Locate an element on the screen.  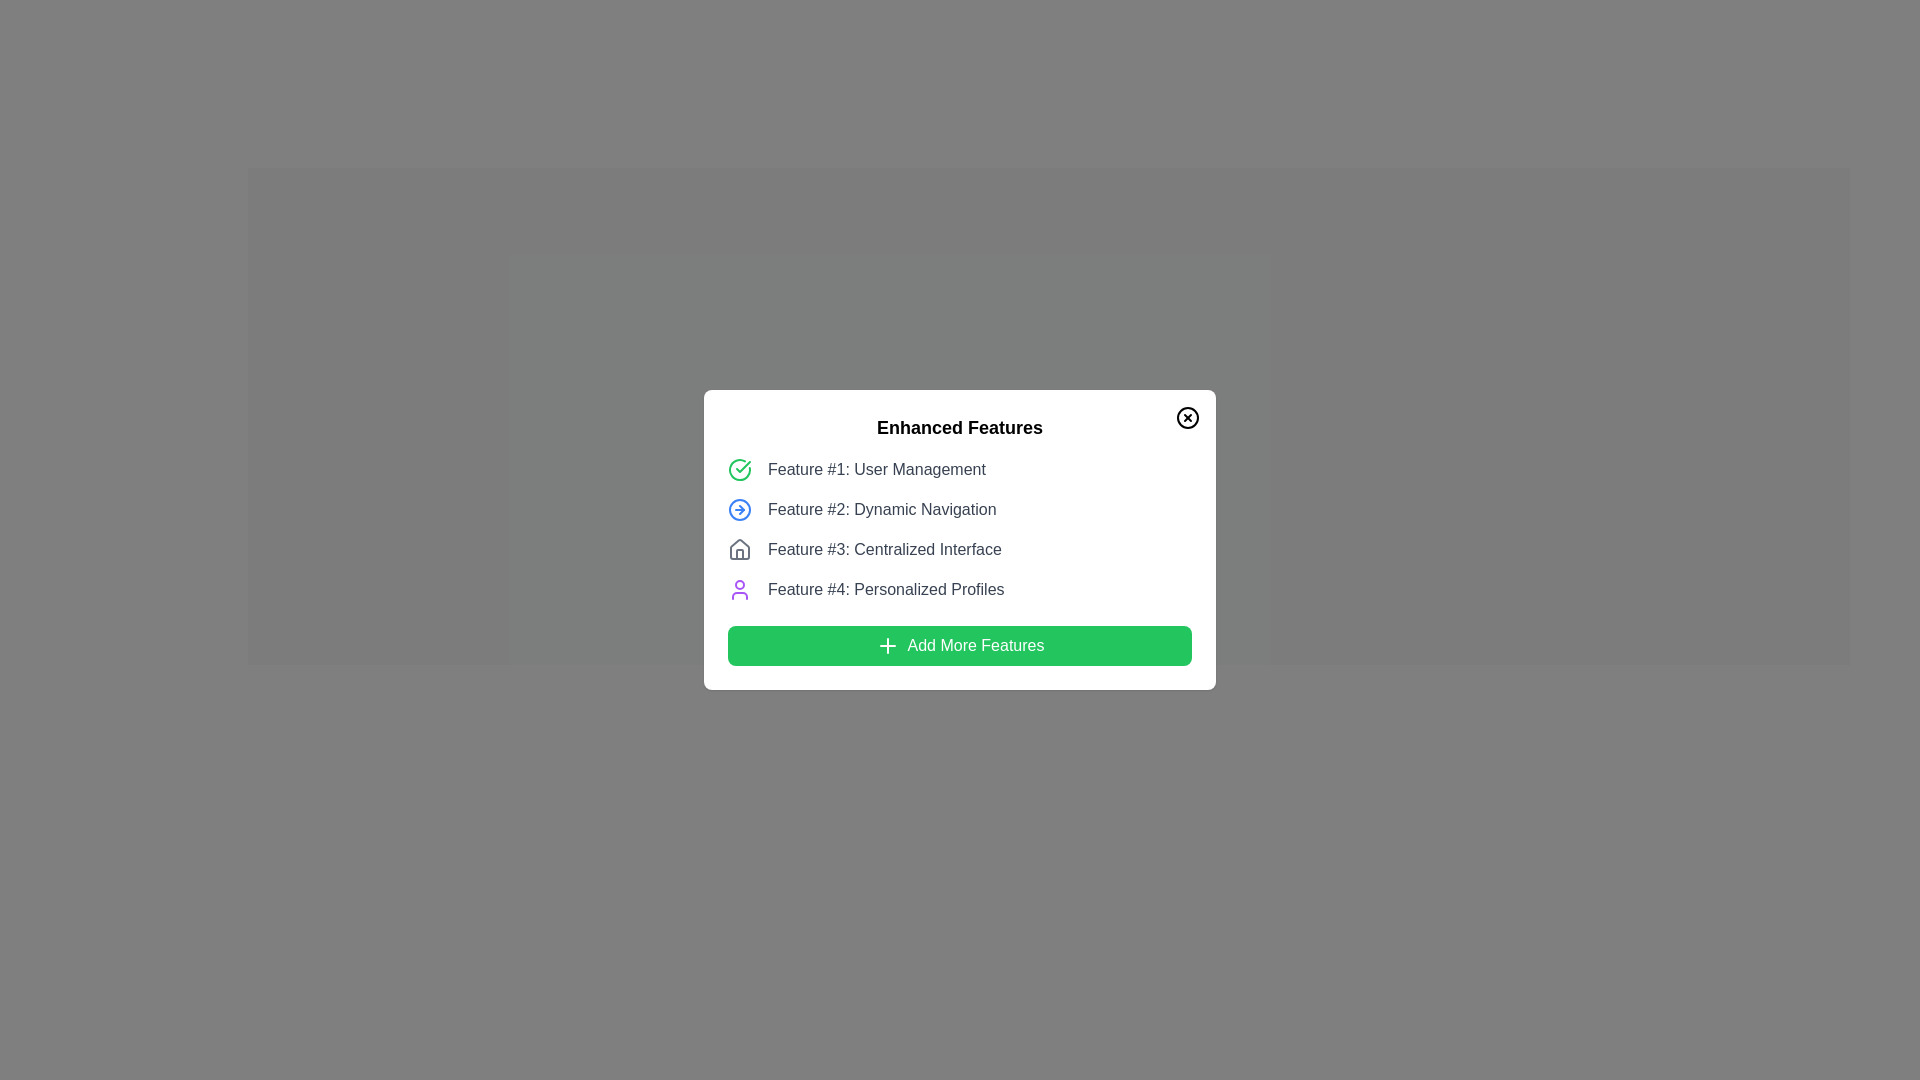
the Label with icon that features a green circular checkmark and the text 'Feature #1: User Management', located at the top of the feature list in the modal dialogue is located at coordinates (960, 470).